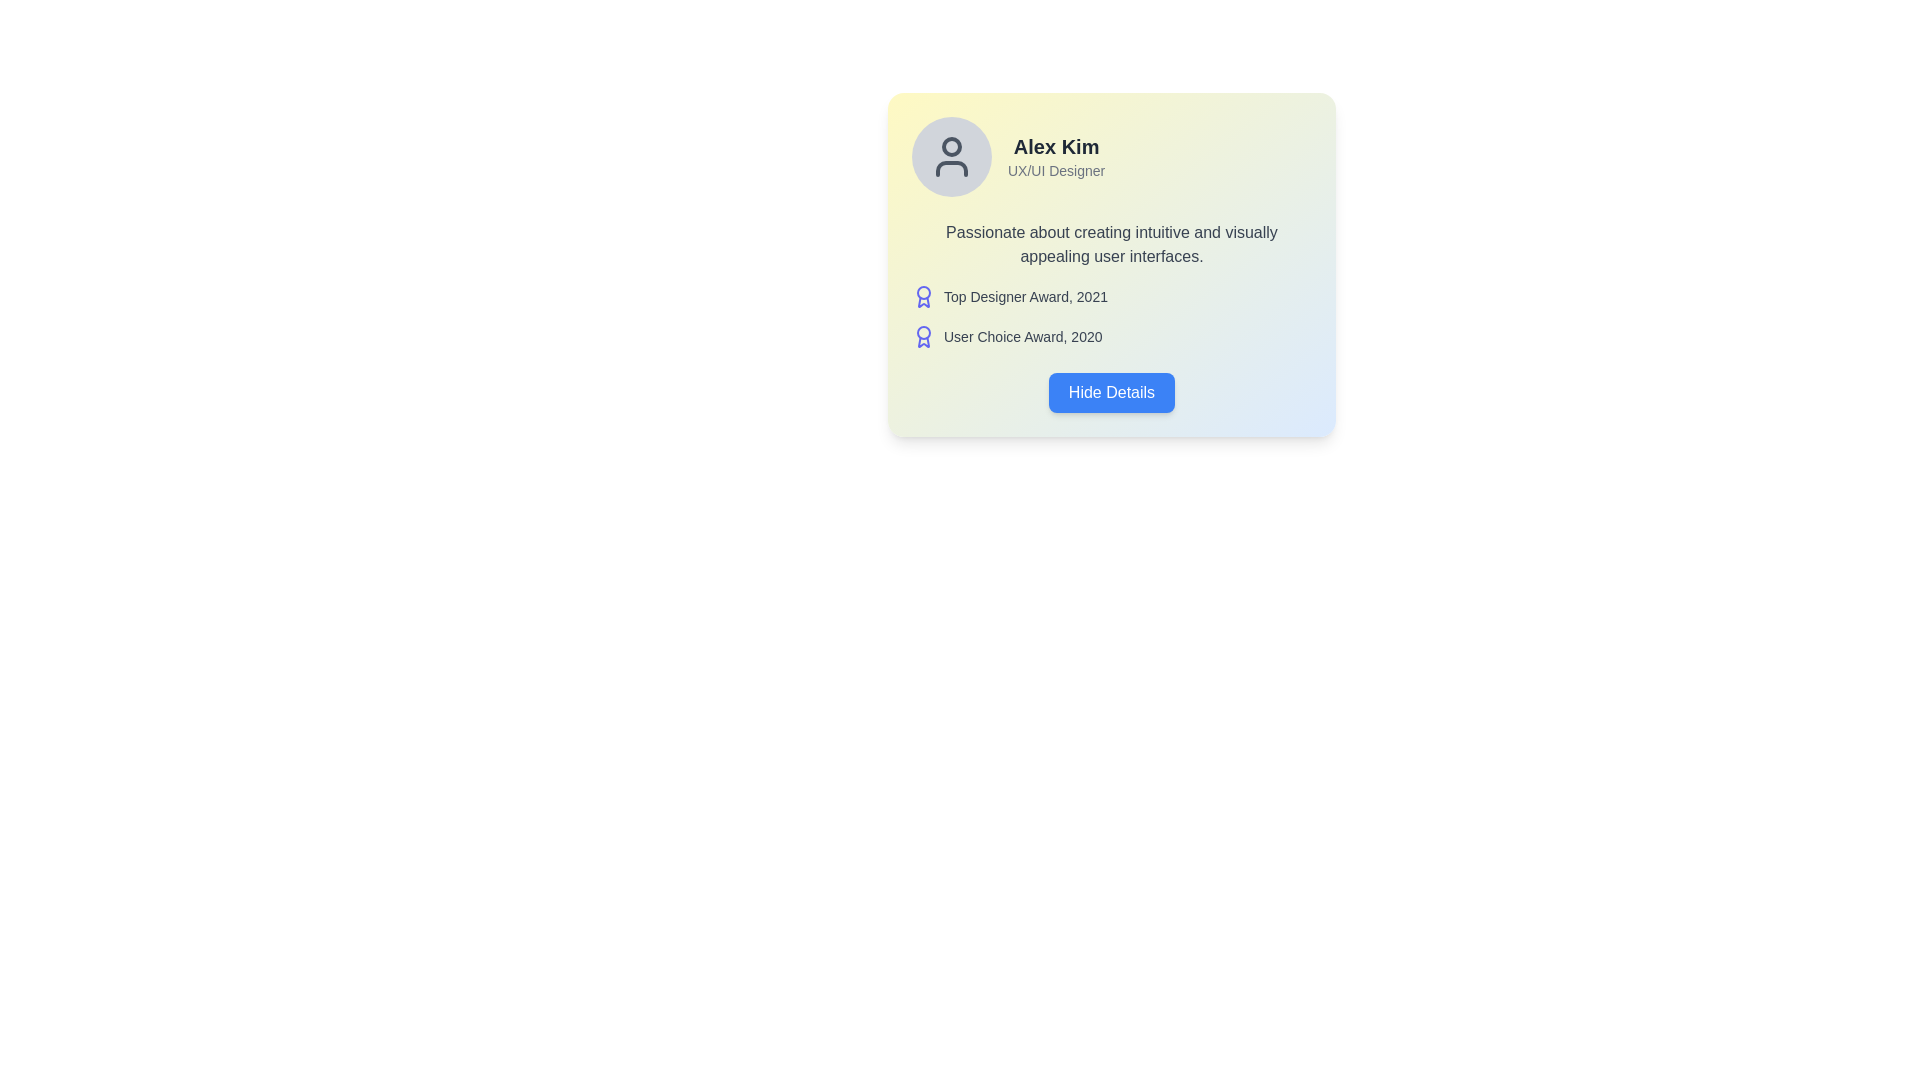  What do you see at coordinates (1055, 145) in the screenshot?
I see `the Text Label that represents the name of the individual in the profile card layout, located immediately above the descriptive text 'UX/UI Designer'` at bounding box center [1055, 145].